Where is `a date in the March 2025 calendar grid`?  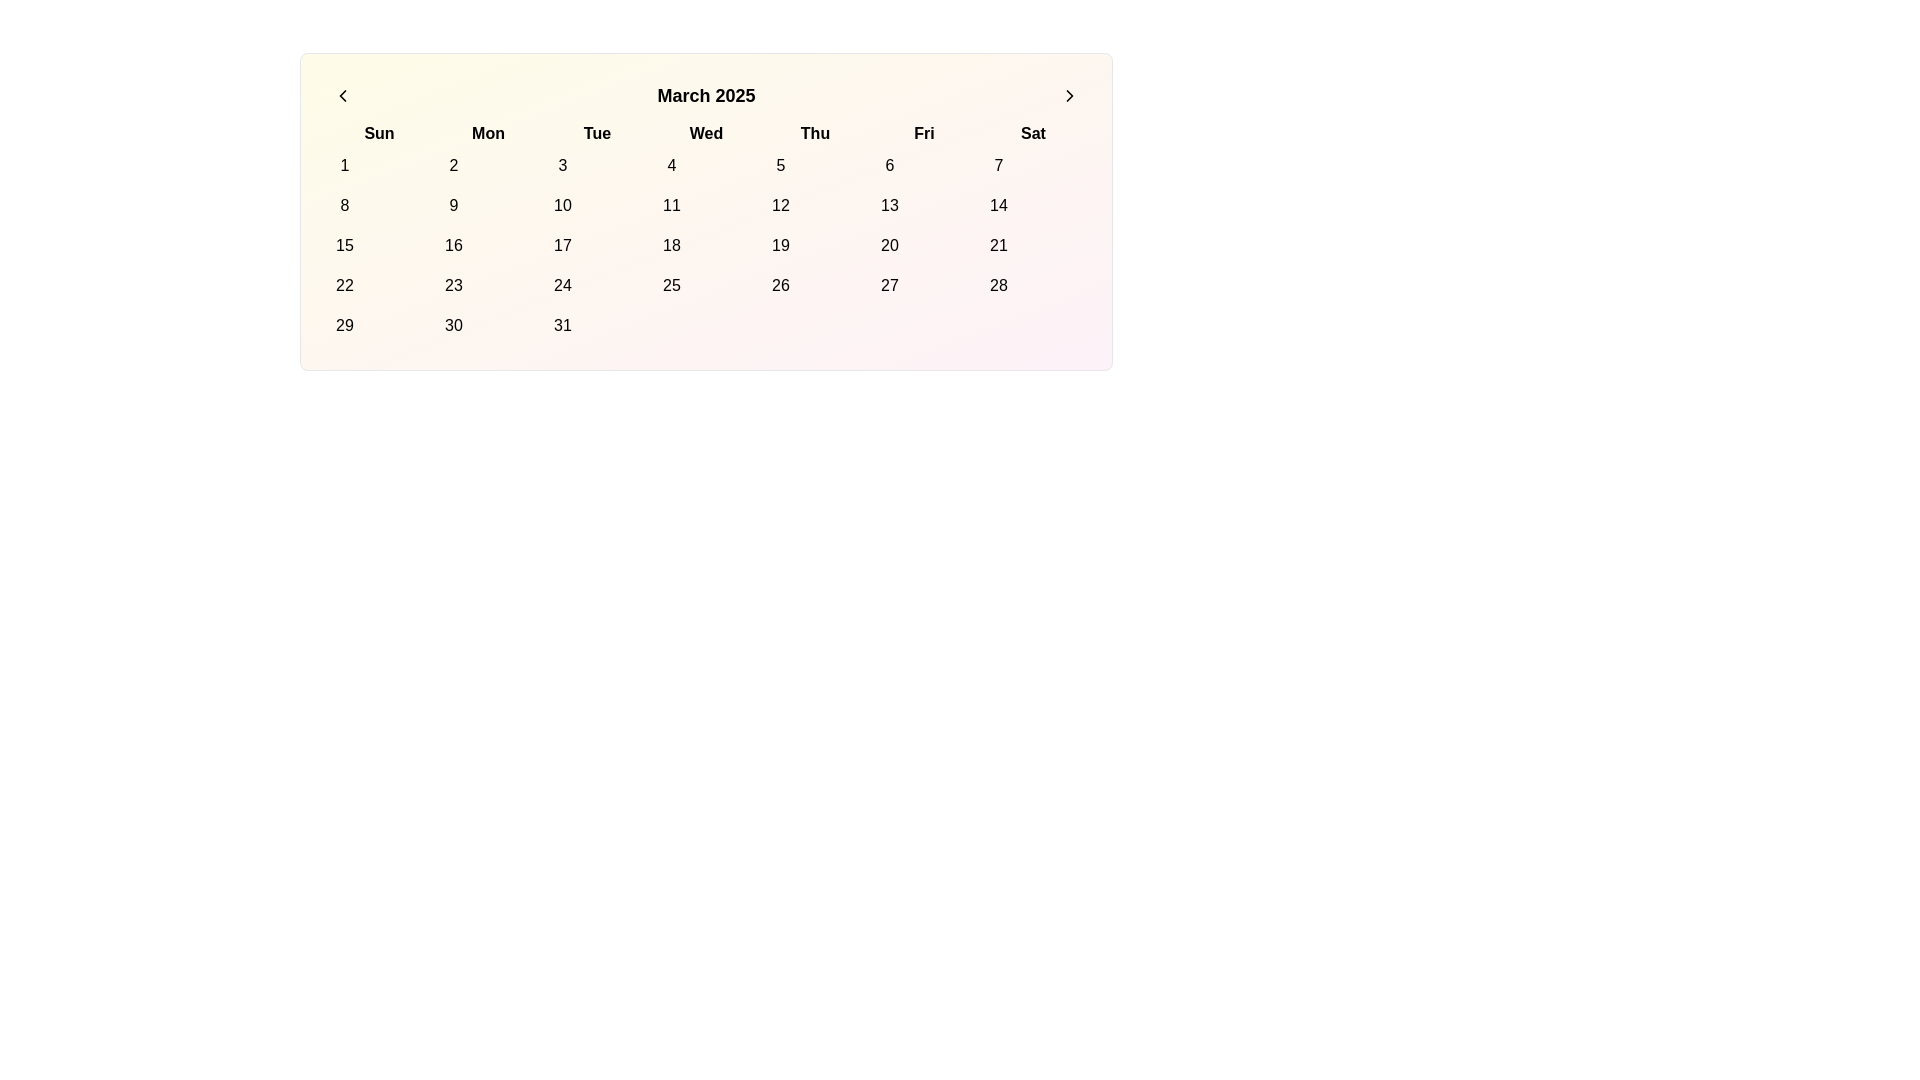
a date in the March 2025 calendar grid is located at coordinates (706, 233).